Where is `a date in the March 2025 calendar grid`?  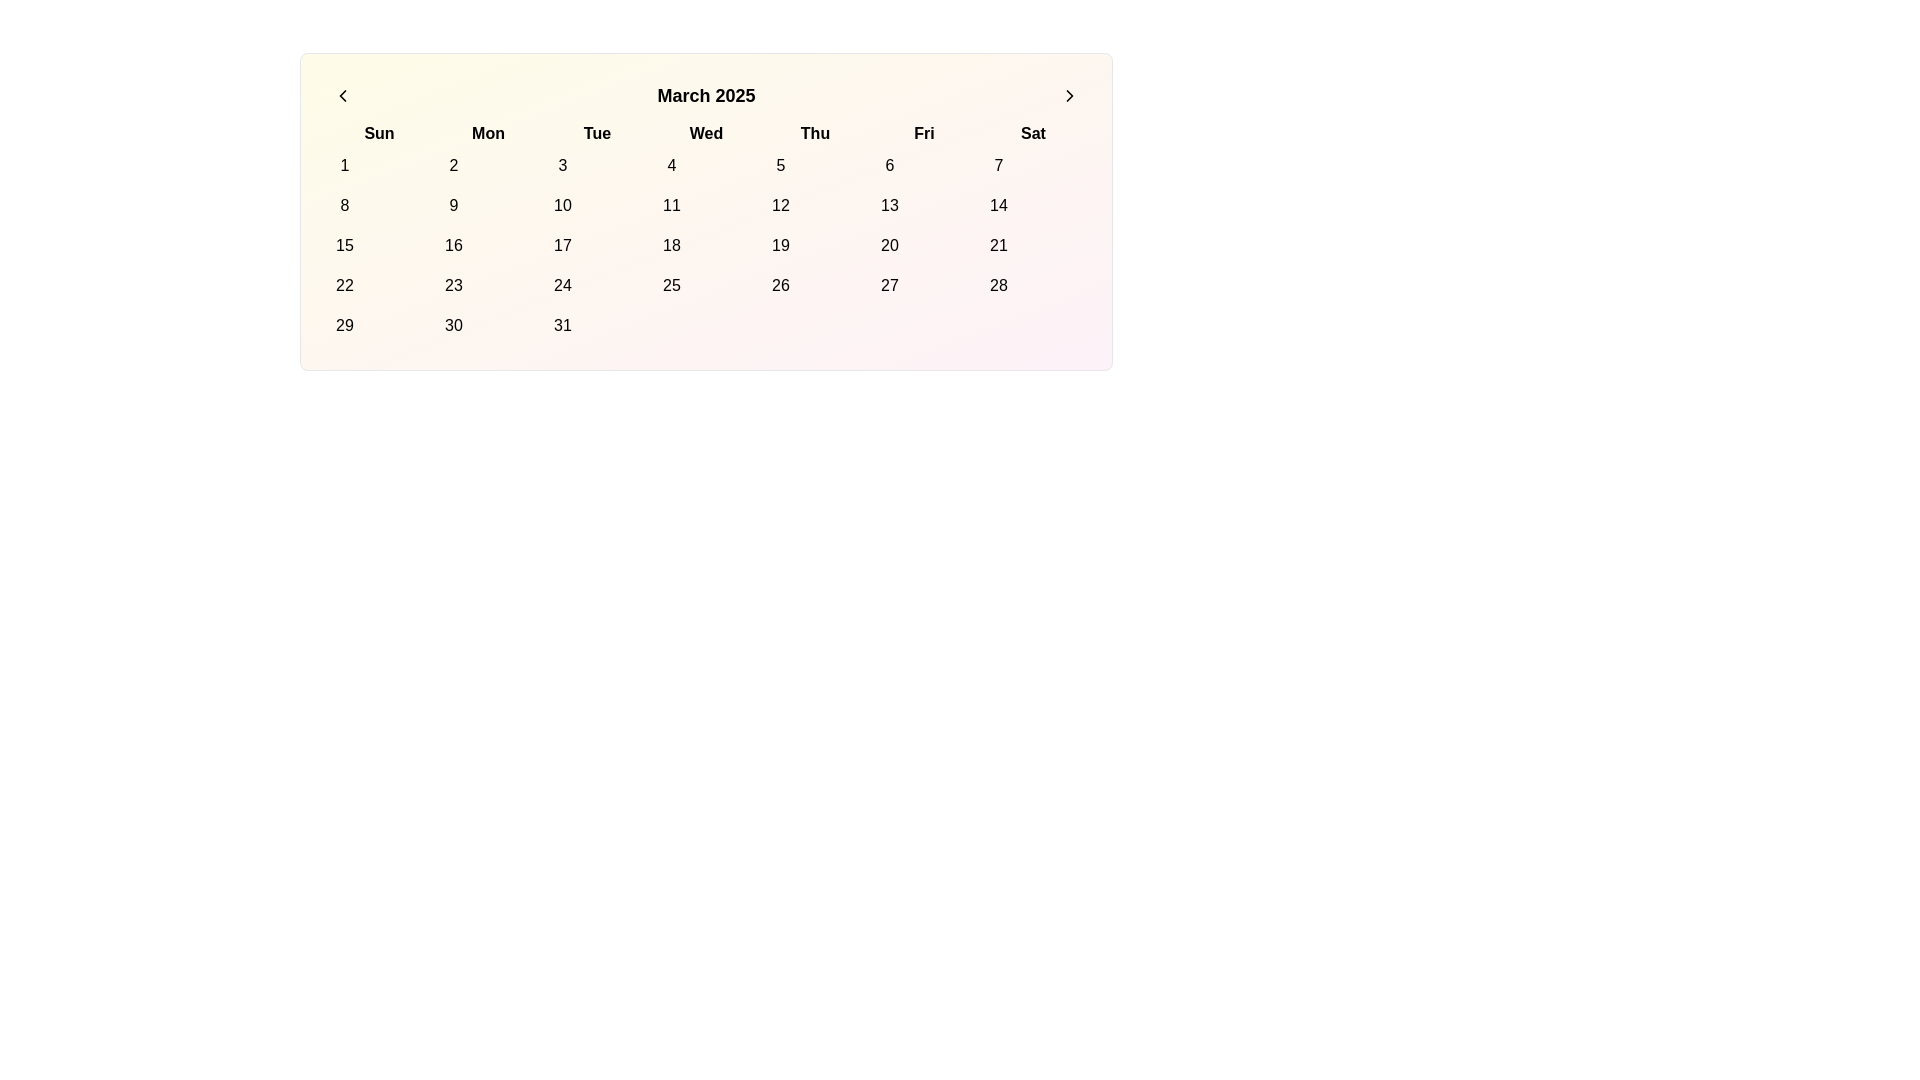
a date in the March 2025 calendar grid is located at coordinates (706, 233).